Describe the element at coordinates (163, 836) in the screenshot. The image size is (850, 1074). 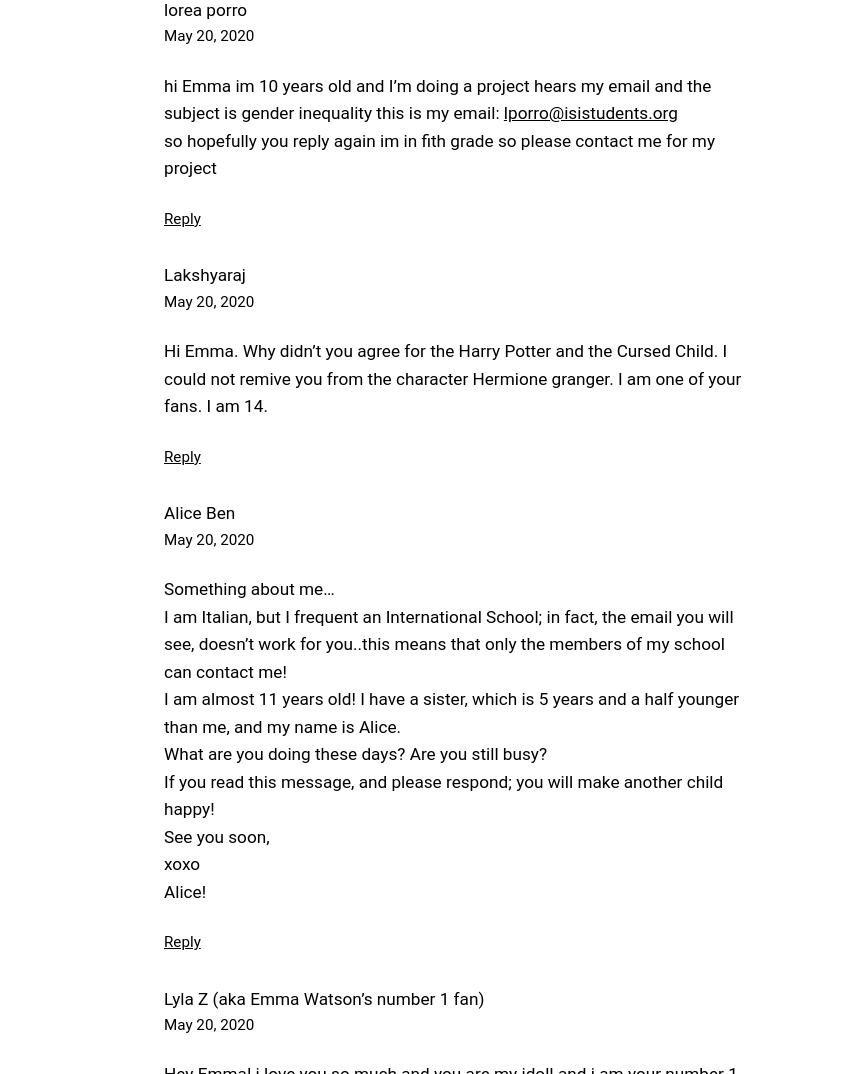
I see `'See you soon,'` at that location.